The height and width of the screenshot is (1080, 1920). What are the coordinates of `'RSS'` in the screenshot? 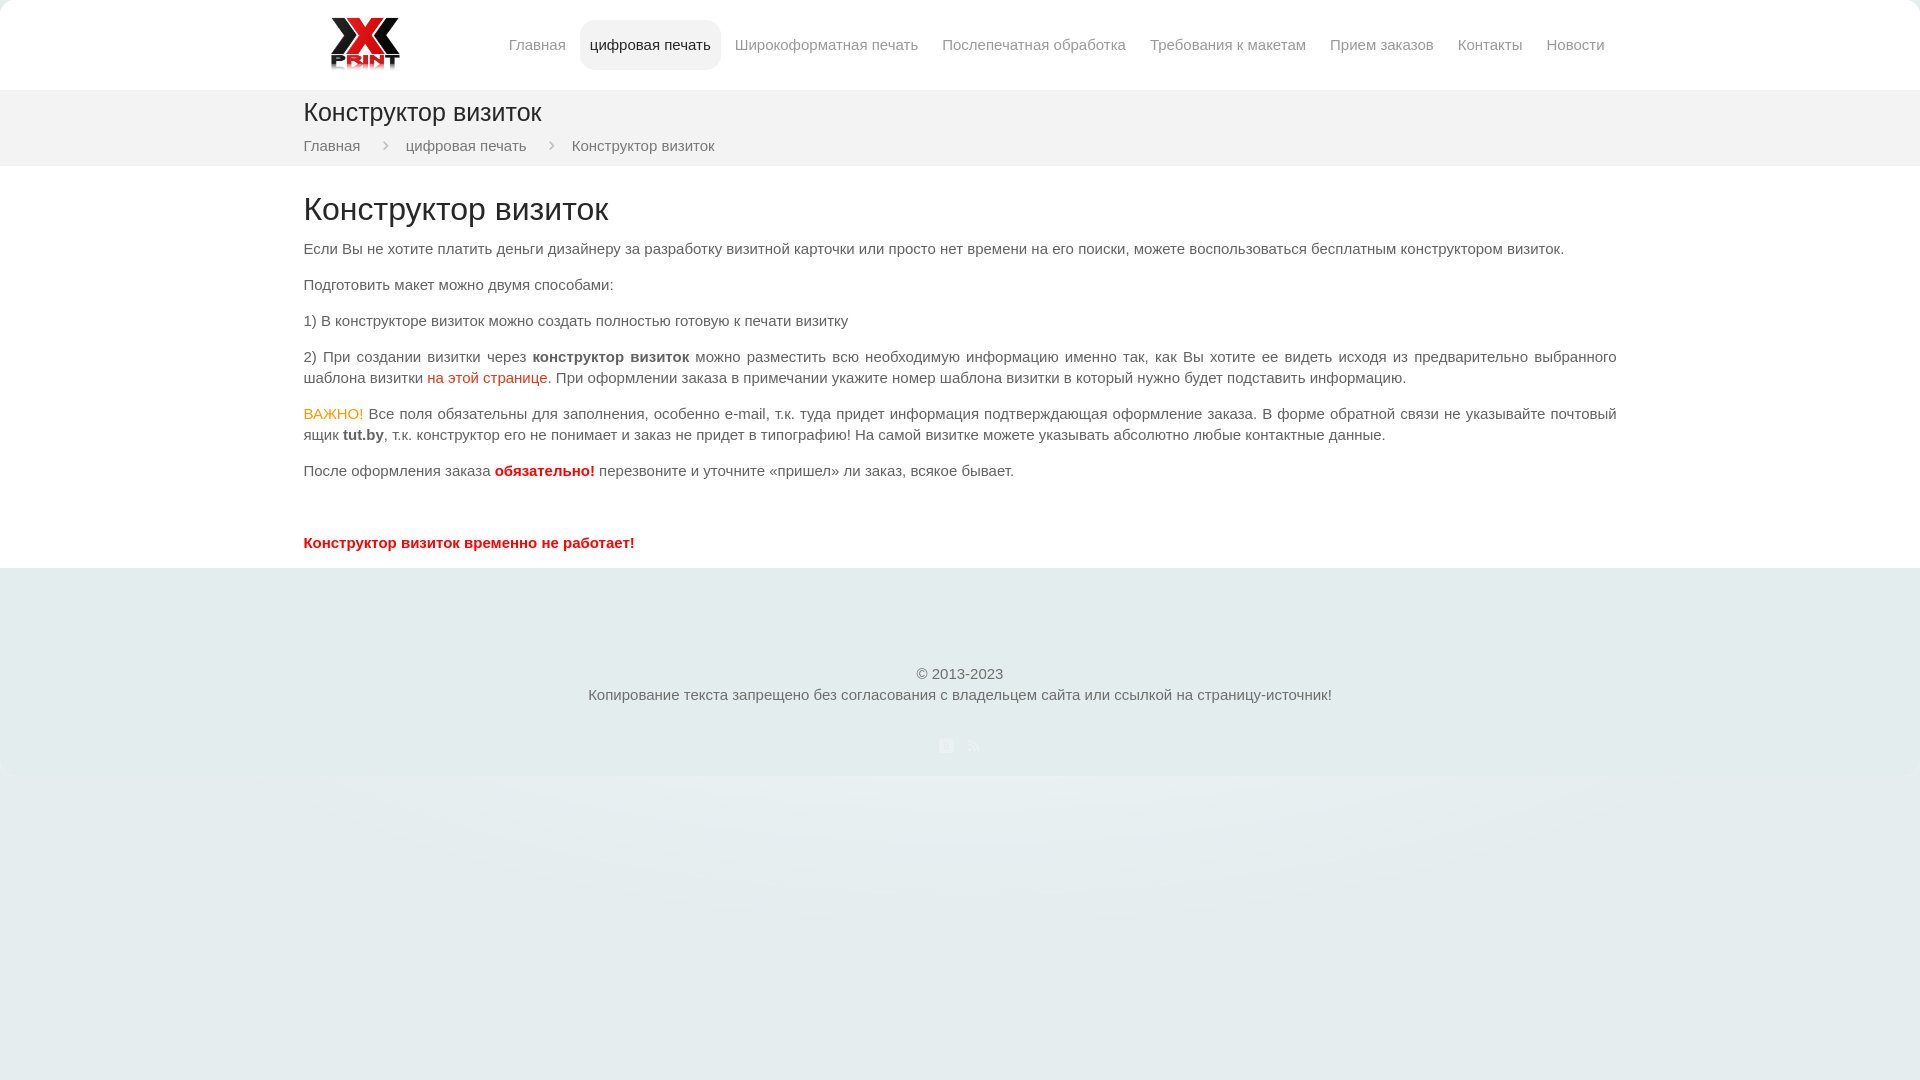 It's located at (973, 745).